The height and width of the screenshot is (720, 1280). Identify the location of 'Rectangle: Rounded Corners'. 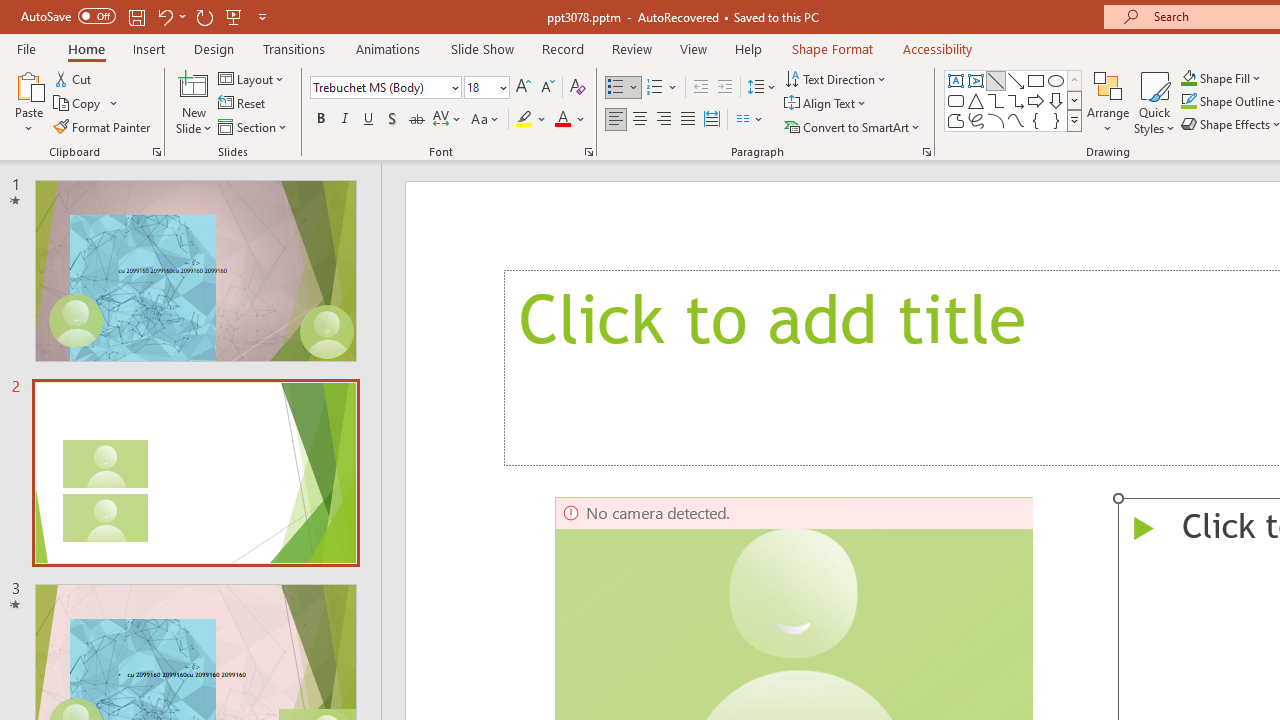
(955, 100).